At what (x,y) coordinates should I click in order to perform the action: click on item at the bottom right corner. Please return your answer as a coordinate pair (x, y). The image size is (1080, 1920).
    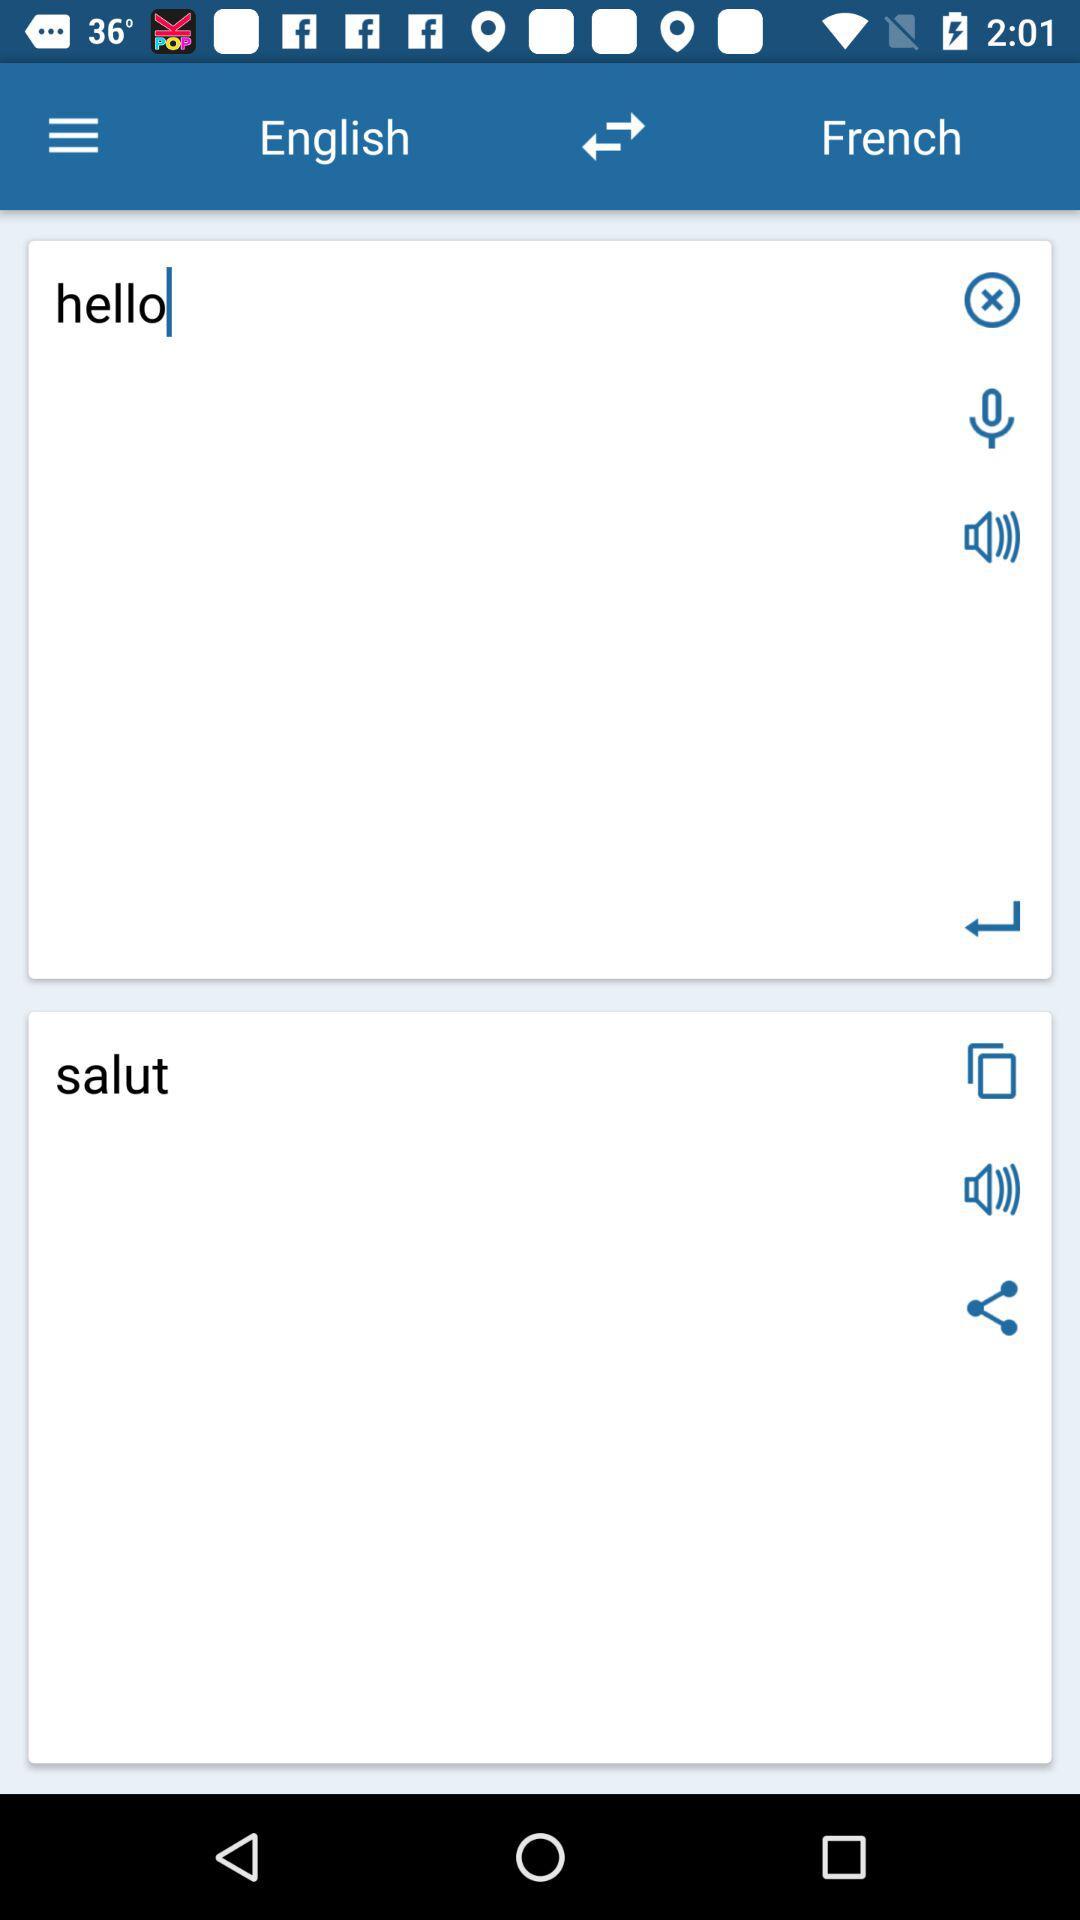
    Looking at the image, I should click on (992, 1308).